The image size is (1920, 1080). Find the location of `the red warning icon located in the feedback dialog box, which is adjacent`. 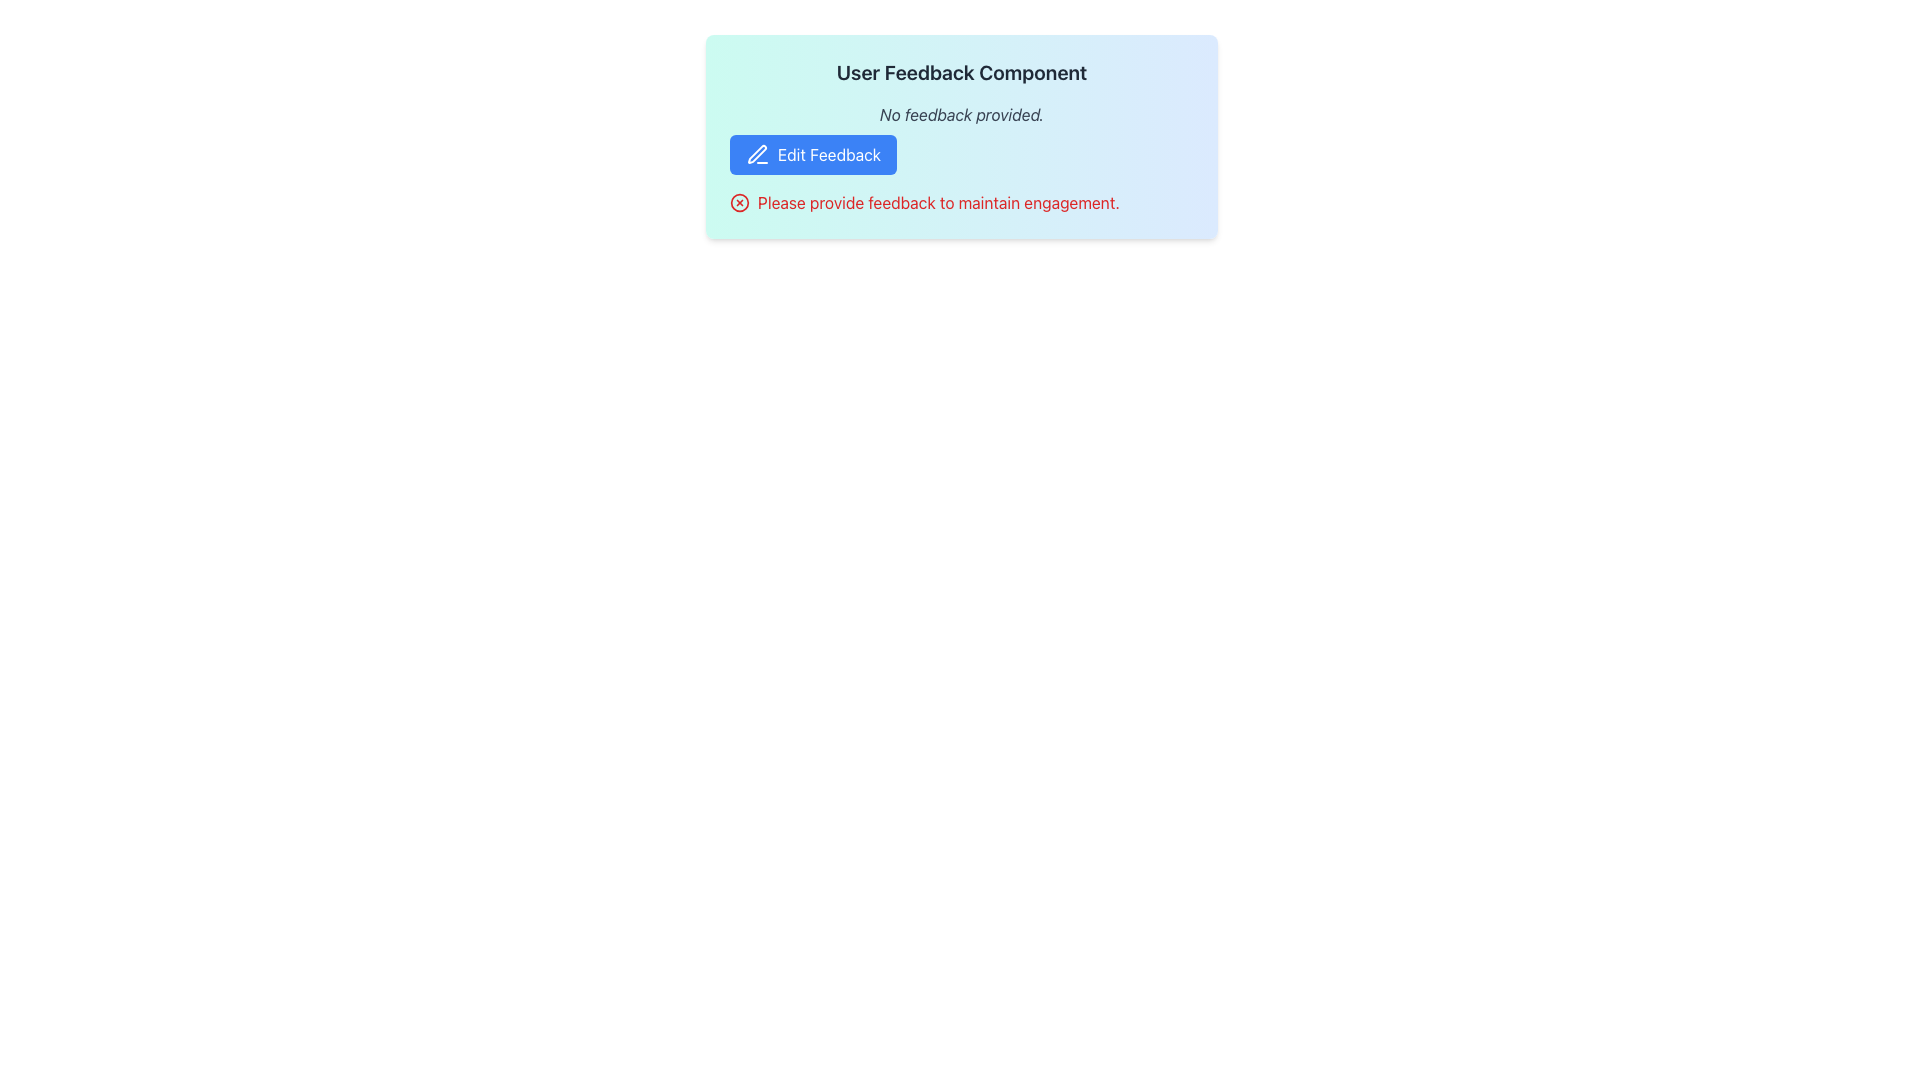

the red warning icon located in the feedback dialog box, which is adjacent is located at coordinates (738, 203).